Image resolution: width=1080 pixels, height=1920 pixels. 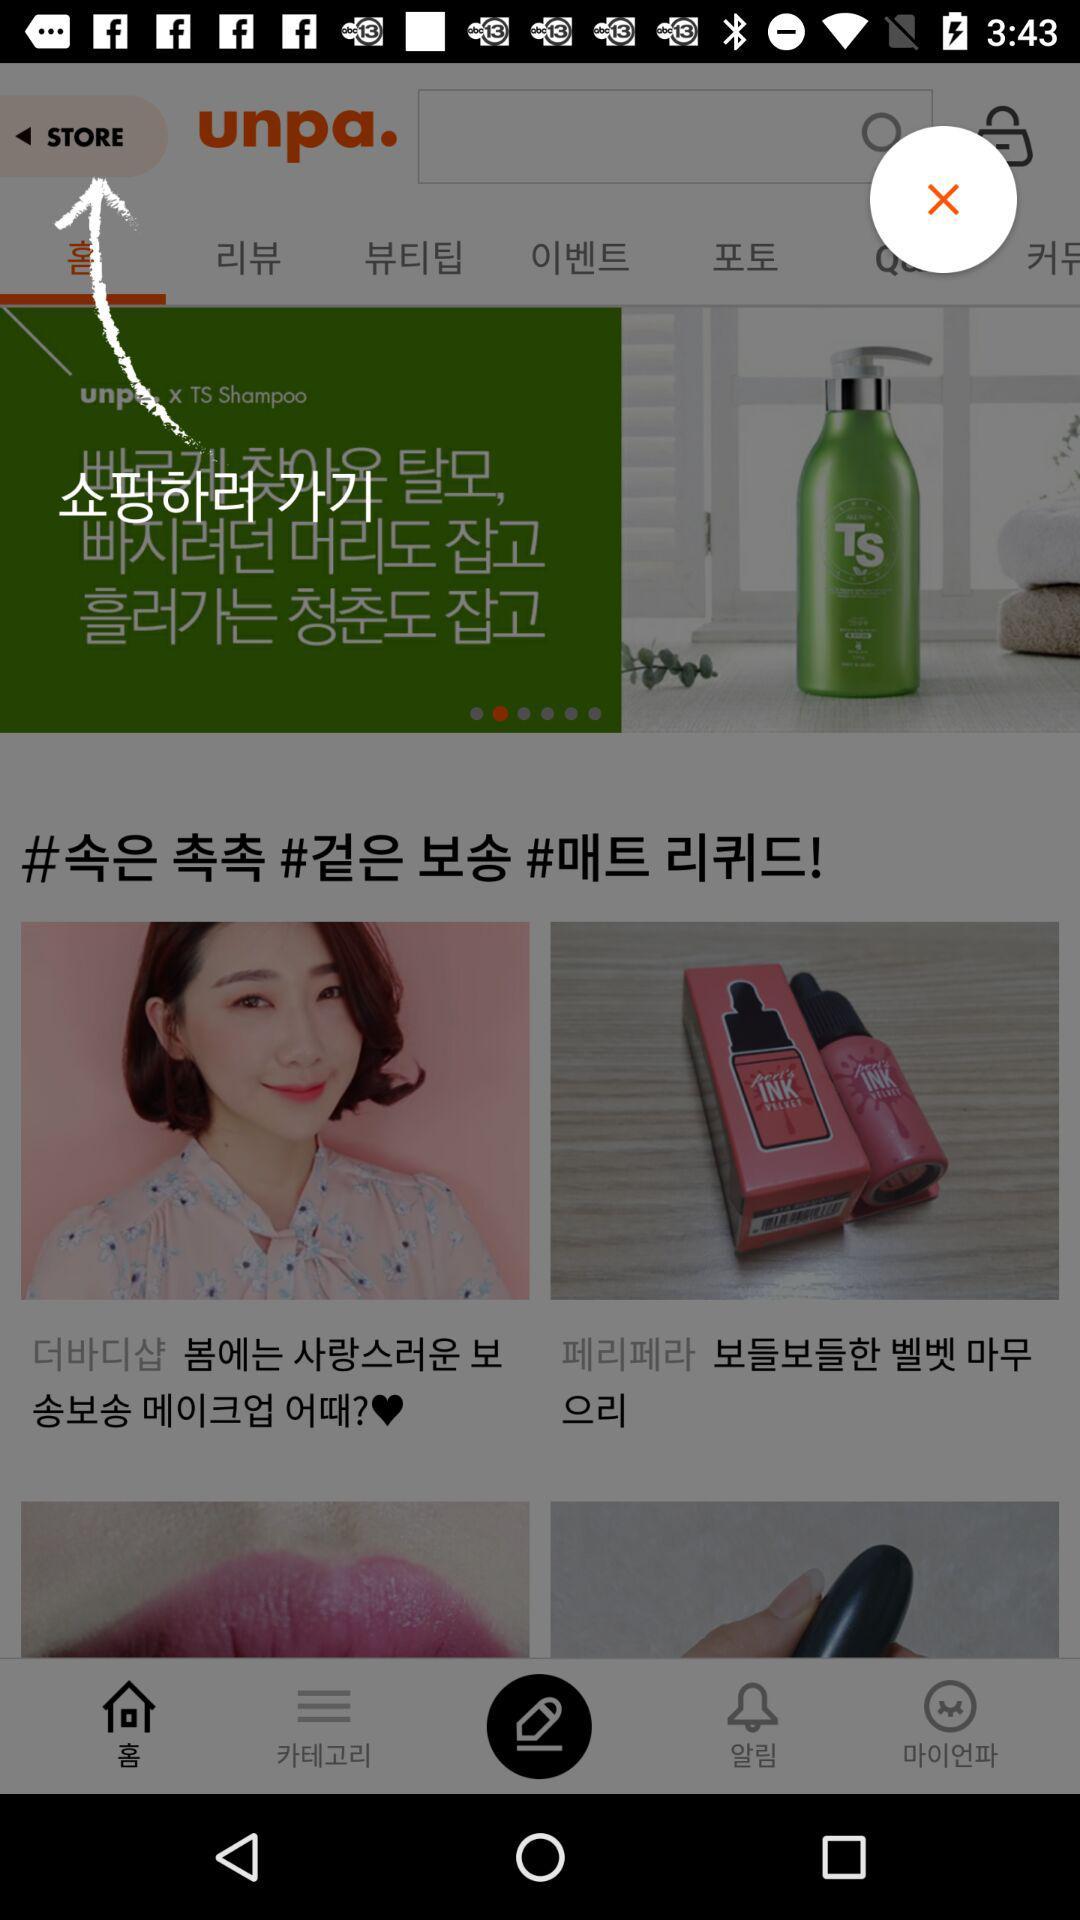 What do you see at coordinates (943, 199) in the screenshot?
I see `the item at the top right corner` at bounding box center [943, 199].